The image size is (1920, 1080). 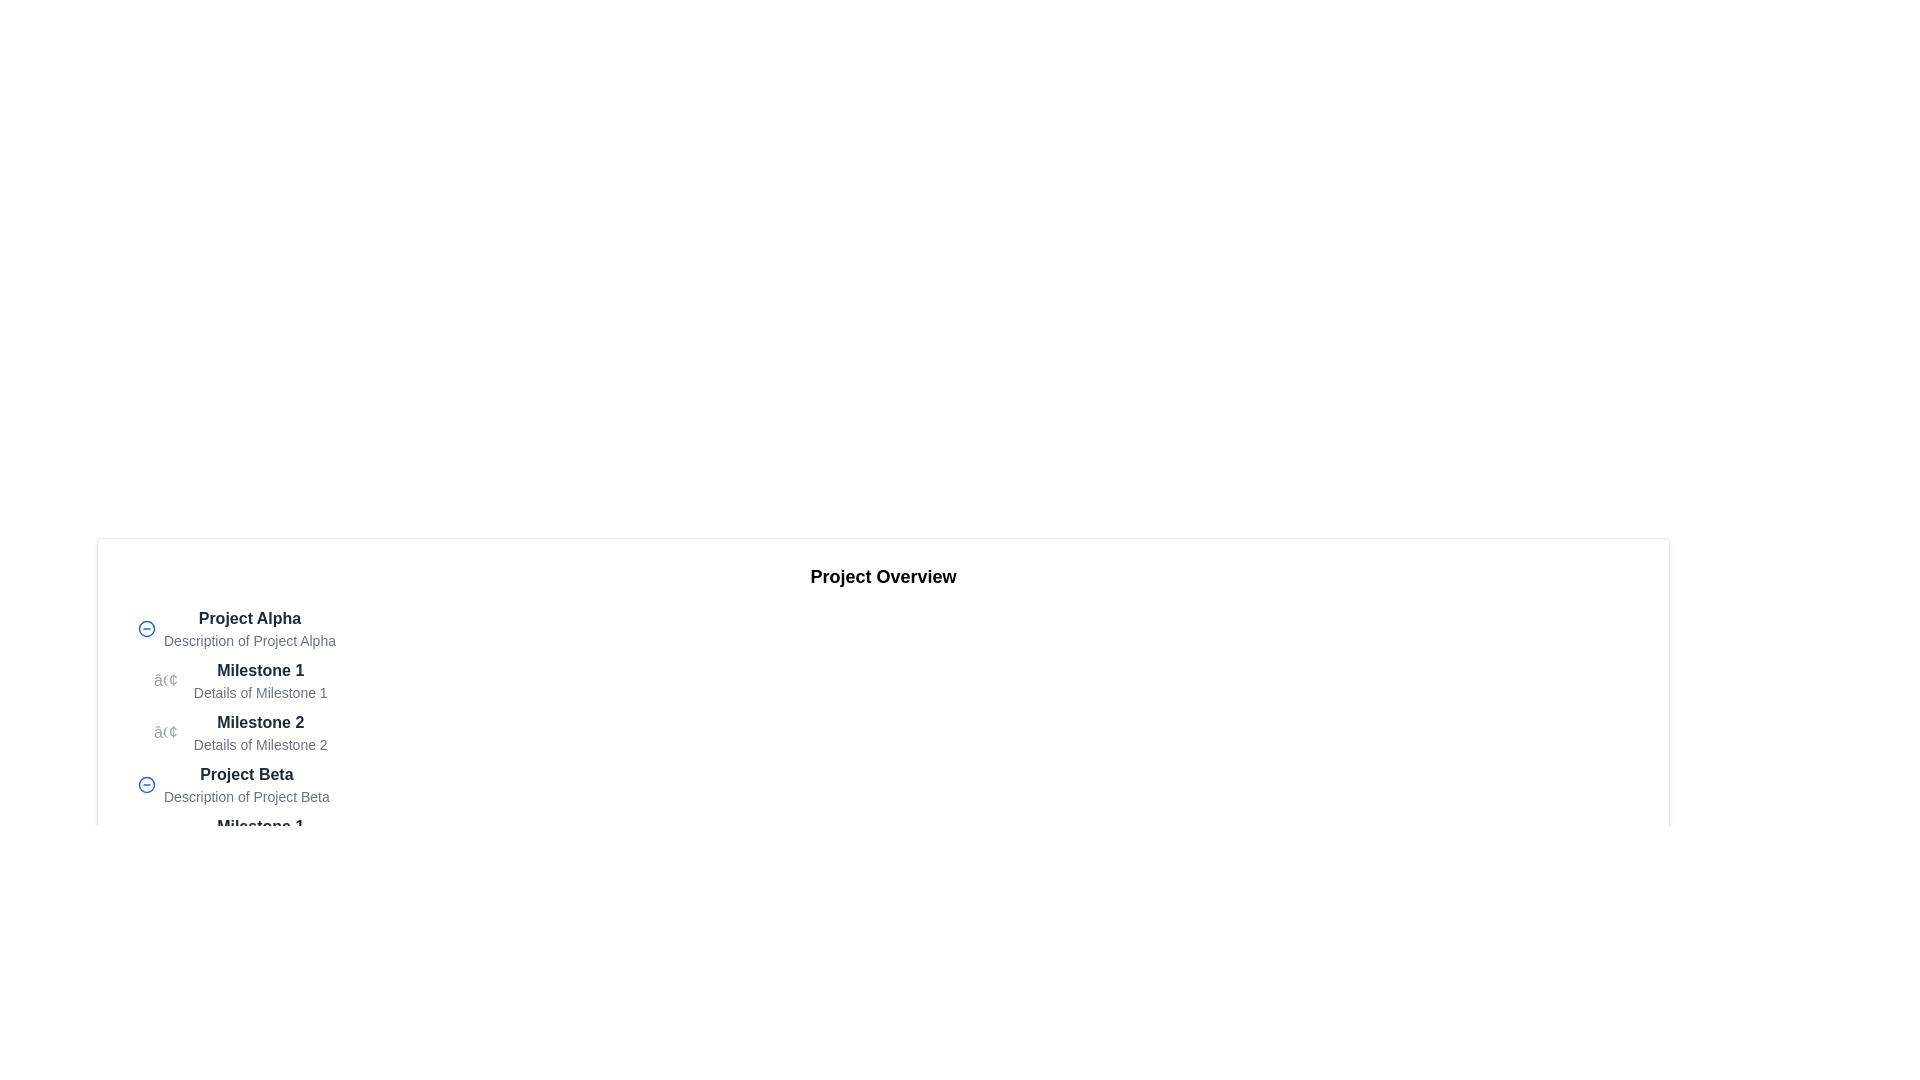 What do you see at coordinates (882, 577) in the screenshot?
I see `title text component labeled 'Project Overview', which is styled in bold and larger font at the top of the panel` at bounding box center [882, 577].